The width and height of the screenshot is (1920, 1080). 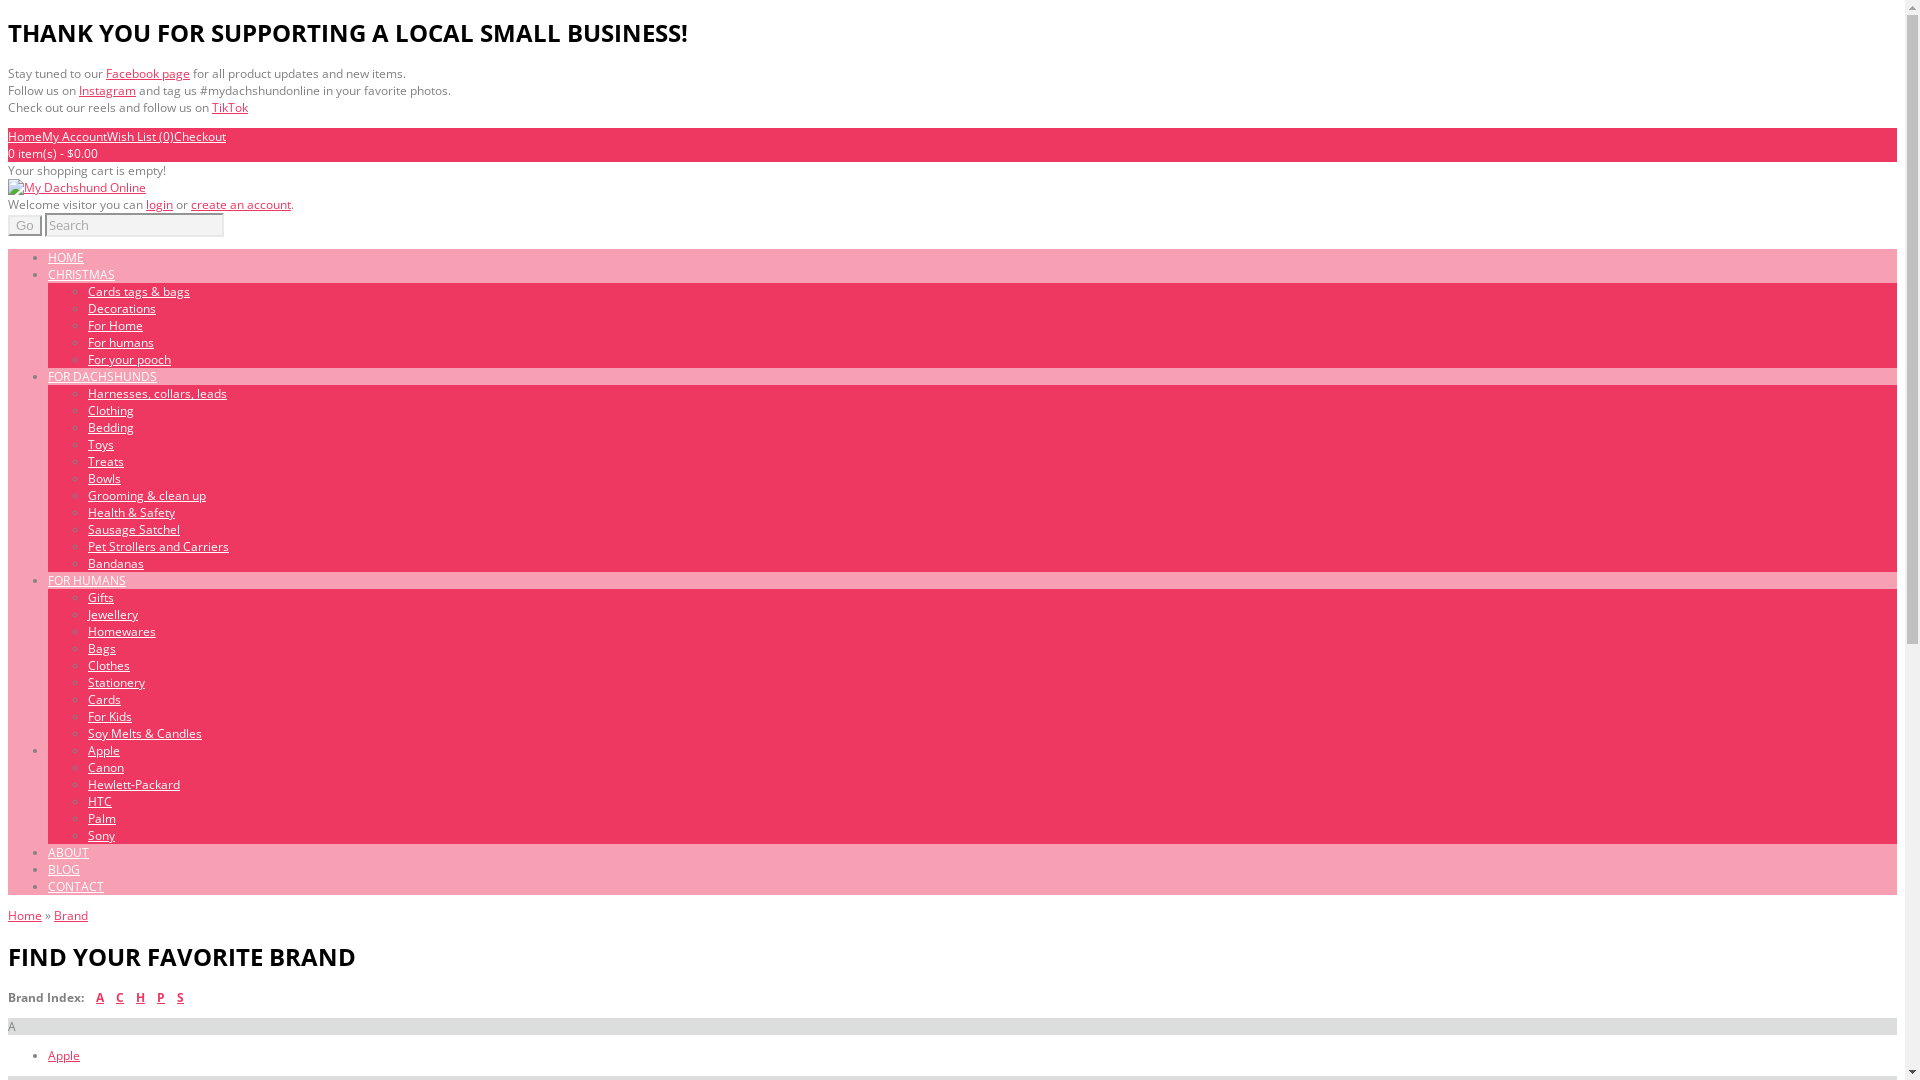 I want to click on 'Facebook page', so click(x=147, y=72).